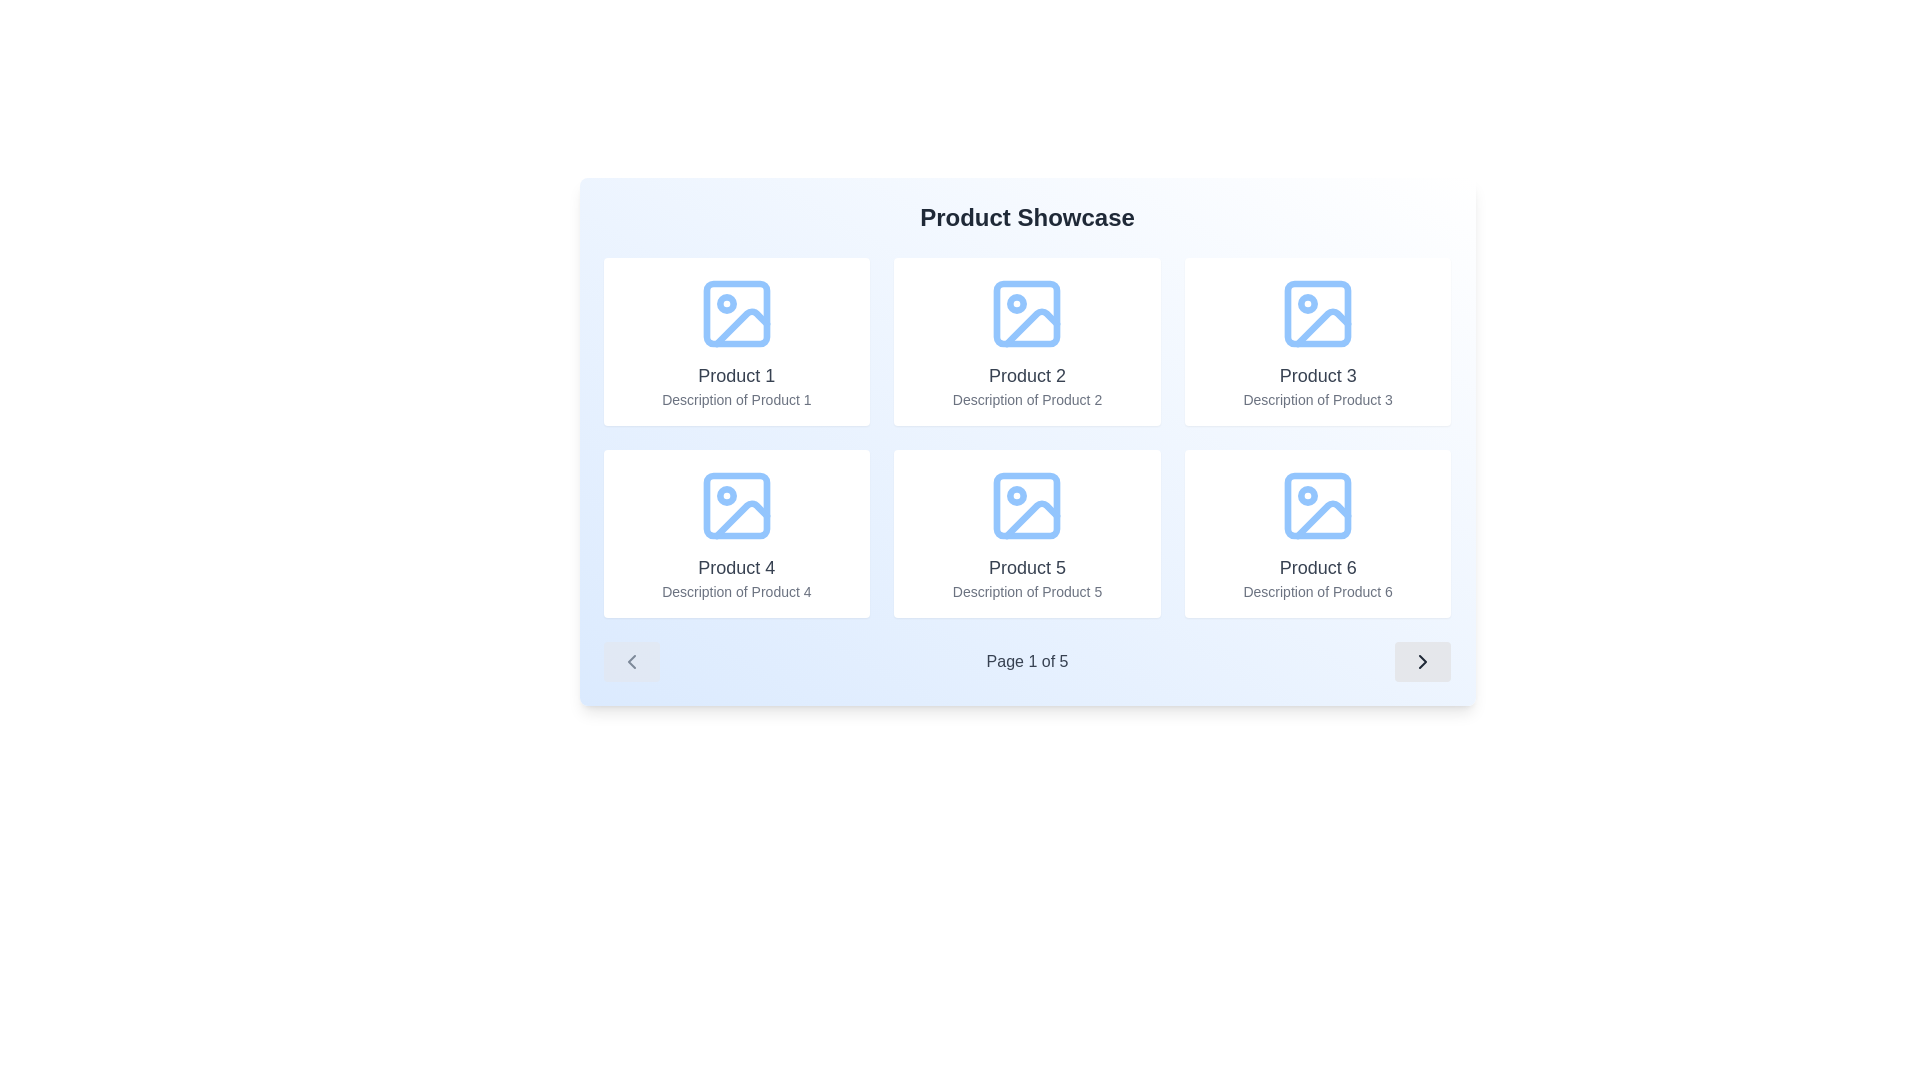 This screenshot has width=1920, height=1080. Describe the element at coordinates (1318, 313) in the screenshot. I see `the blue outlined image placeholder icon located at the top center of the 'Product 3' box in the grid layout` at that location.